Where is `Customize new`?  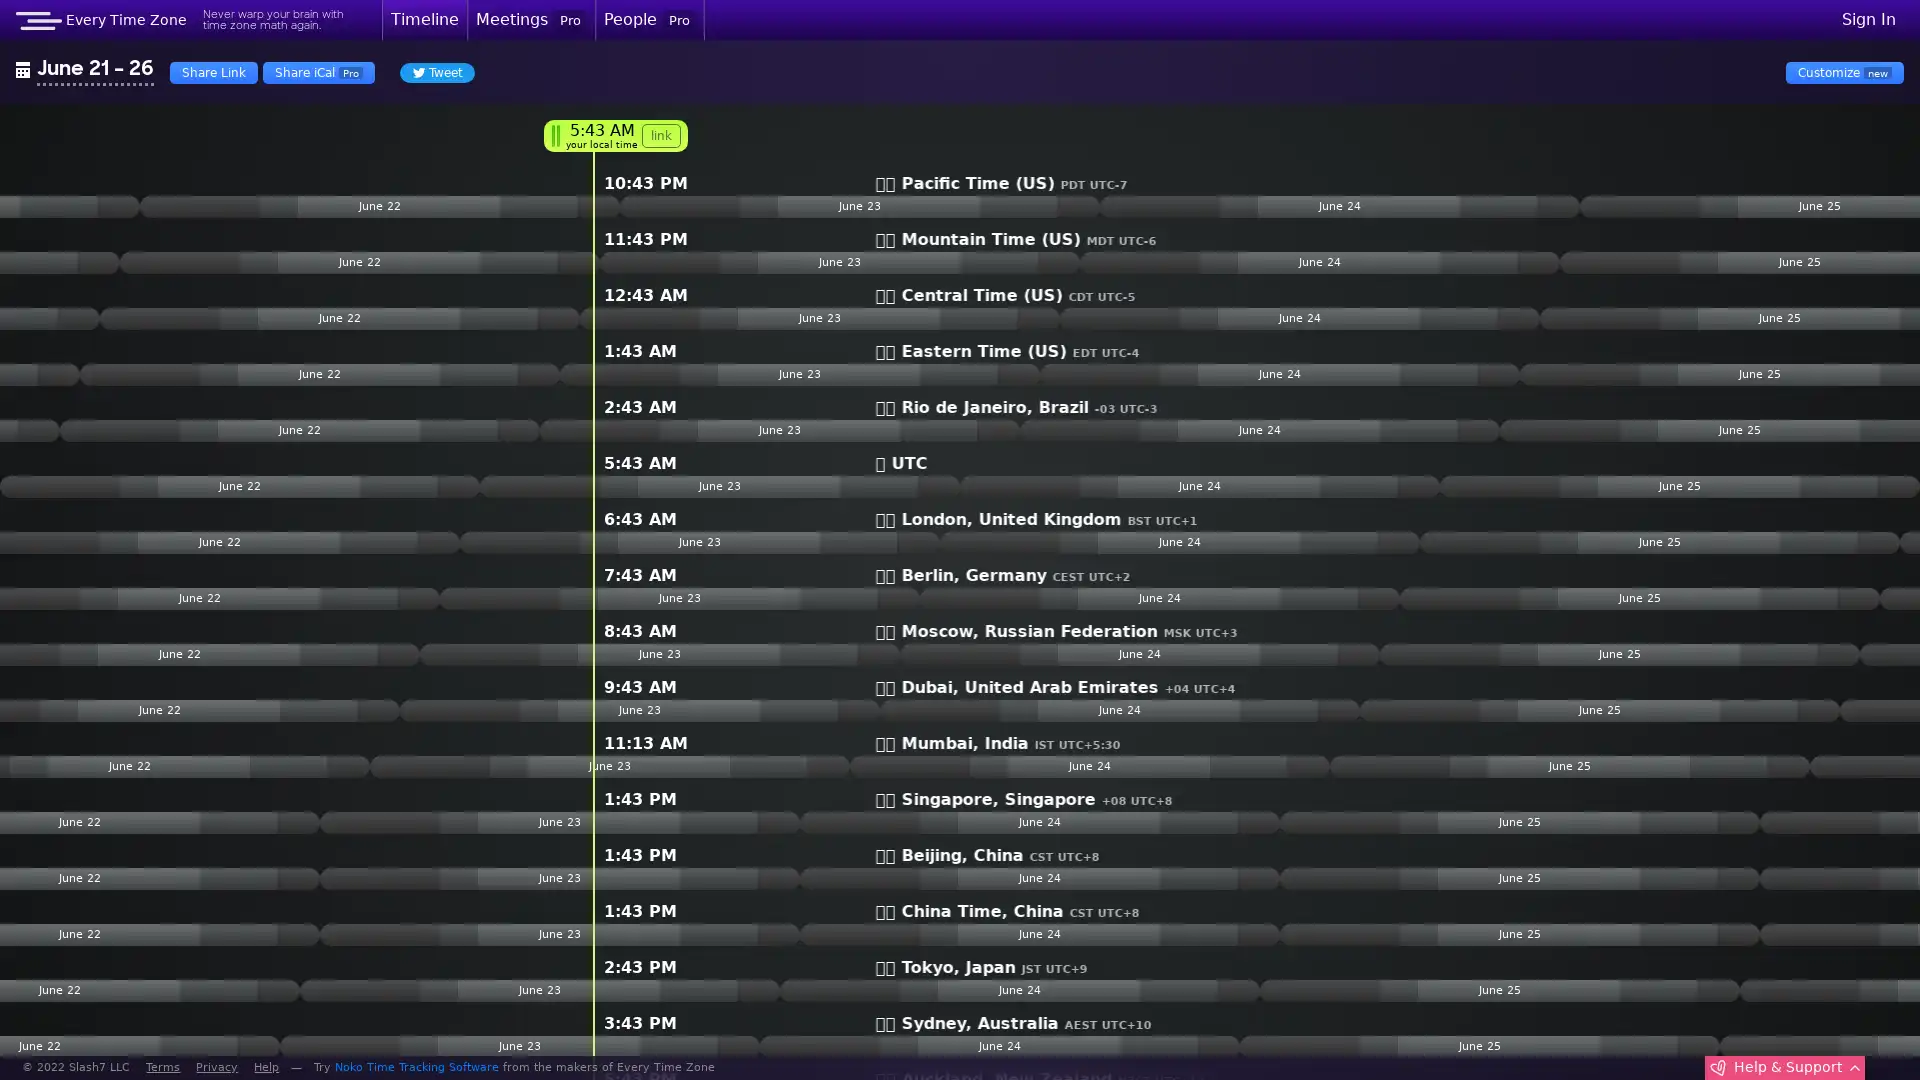 Customize new is located at coordinates (1843, 71).